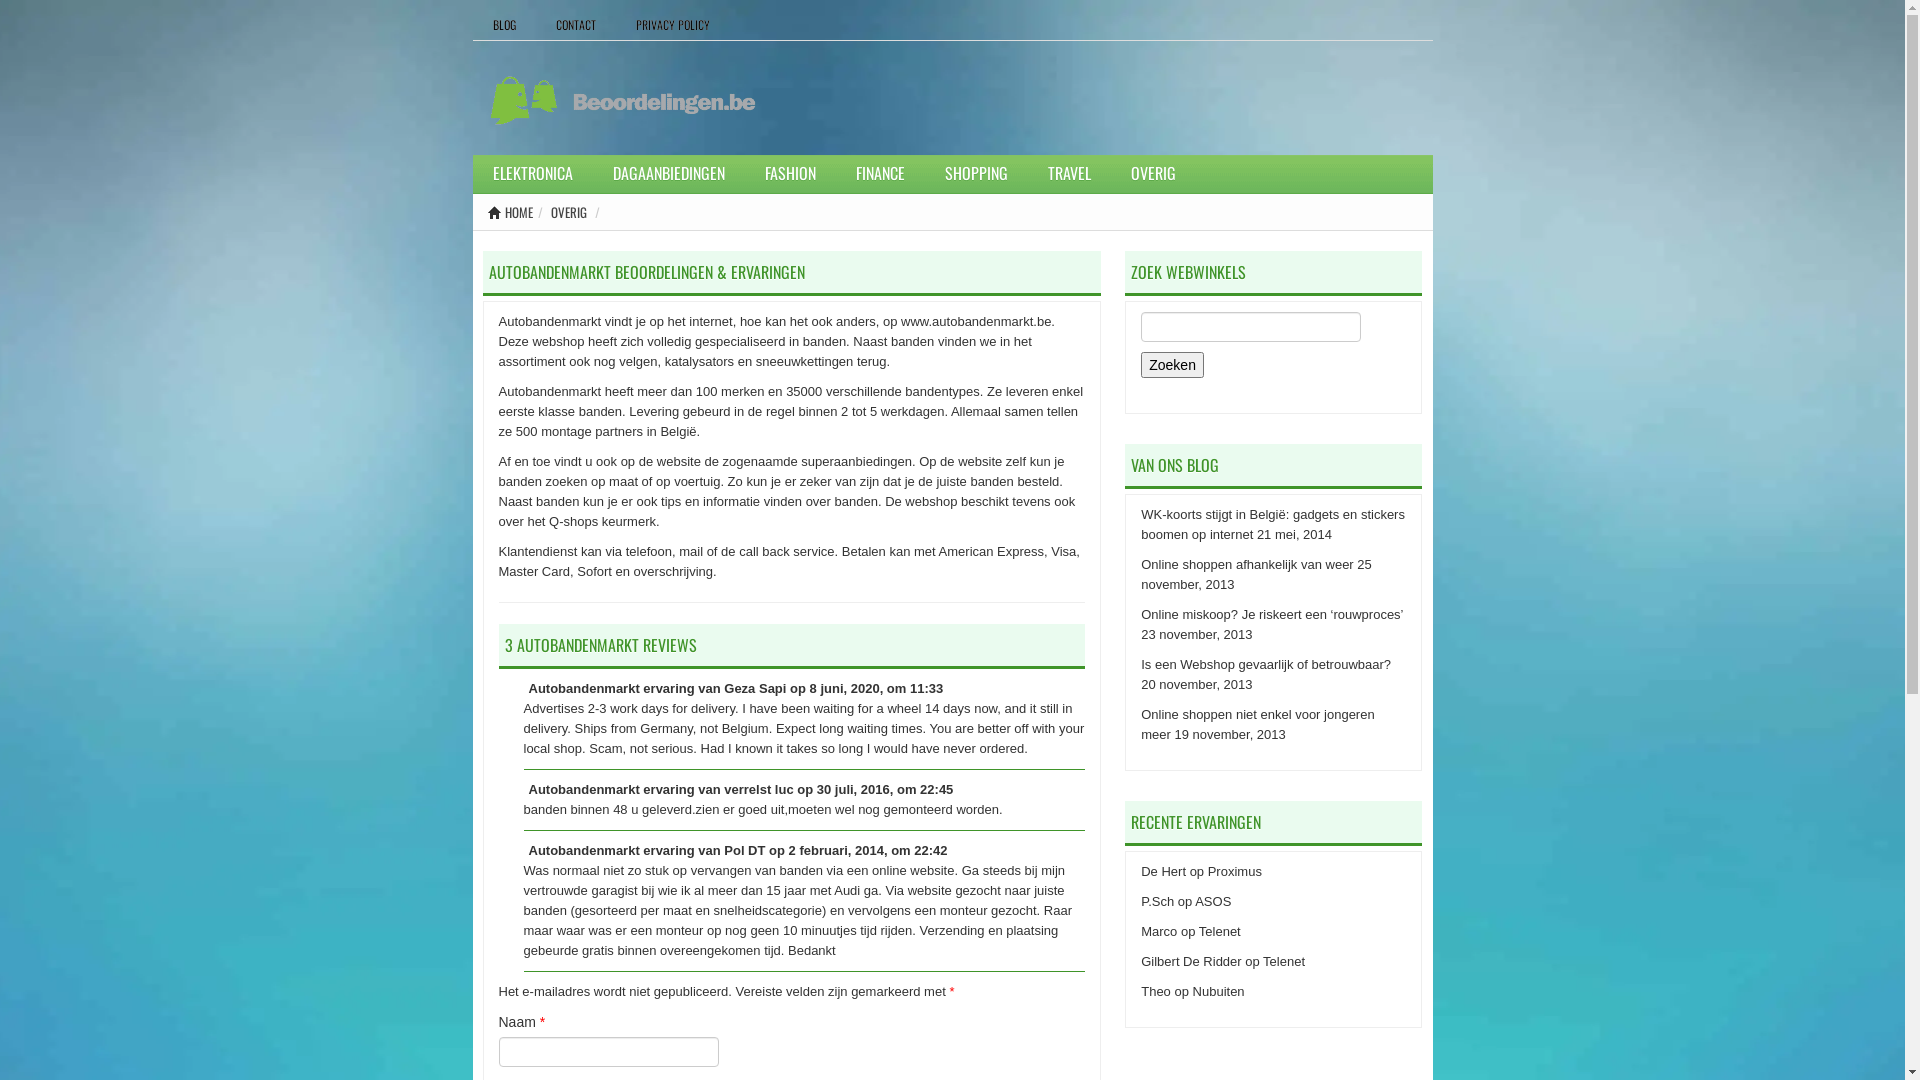 The width and height of the screenshot is (1920, 1080). I want to click on 'HOME', so click(510, 212).